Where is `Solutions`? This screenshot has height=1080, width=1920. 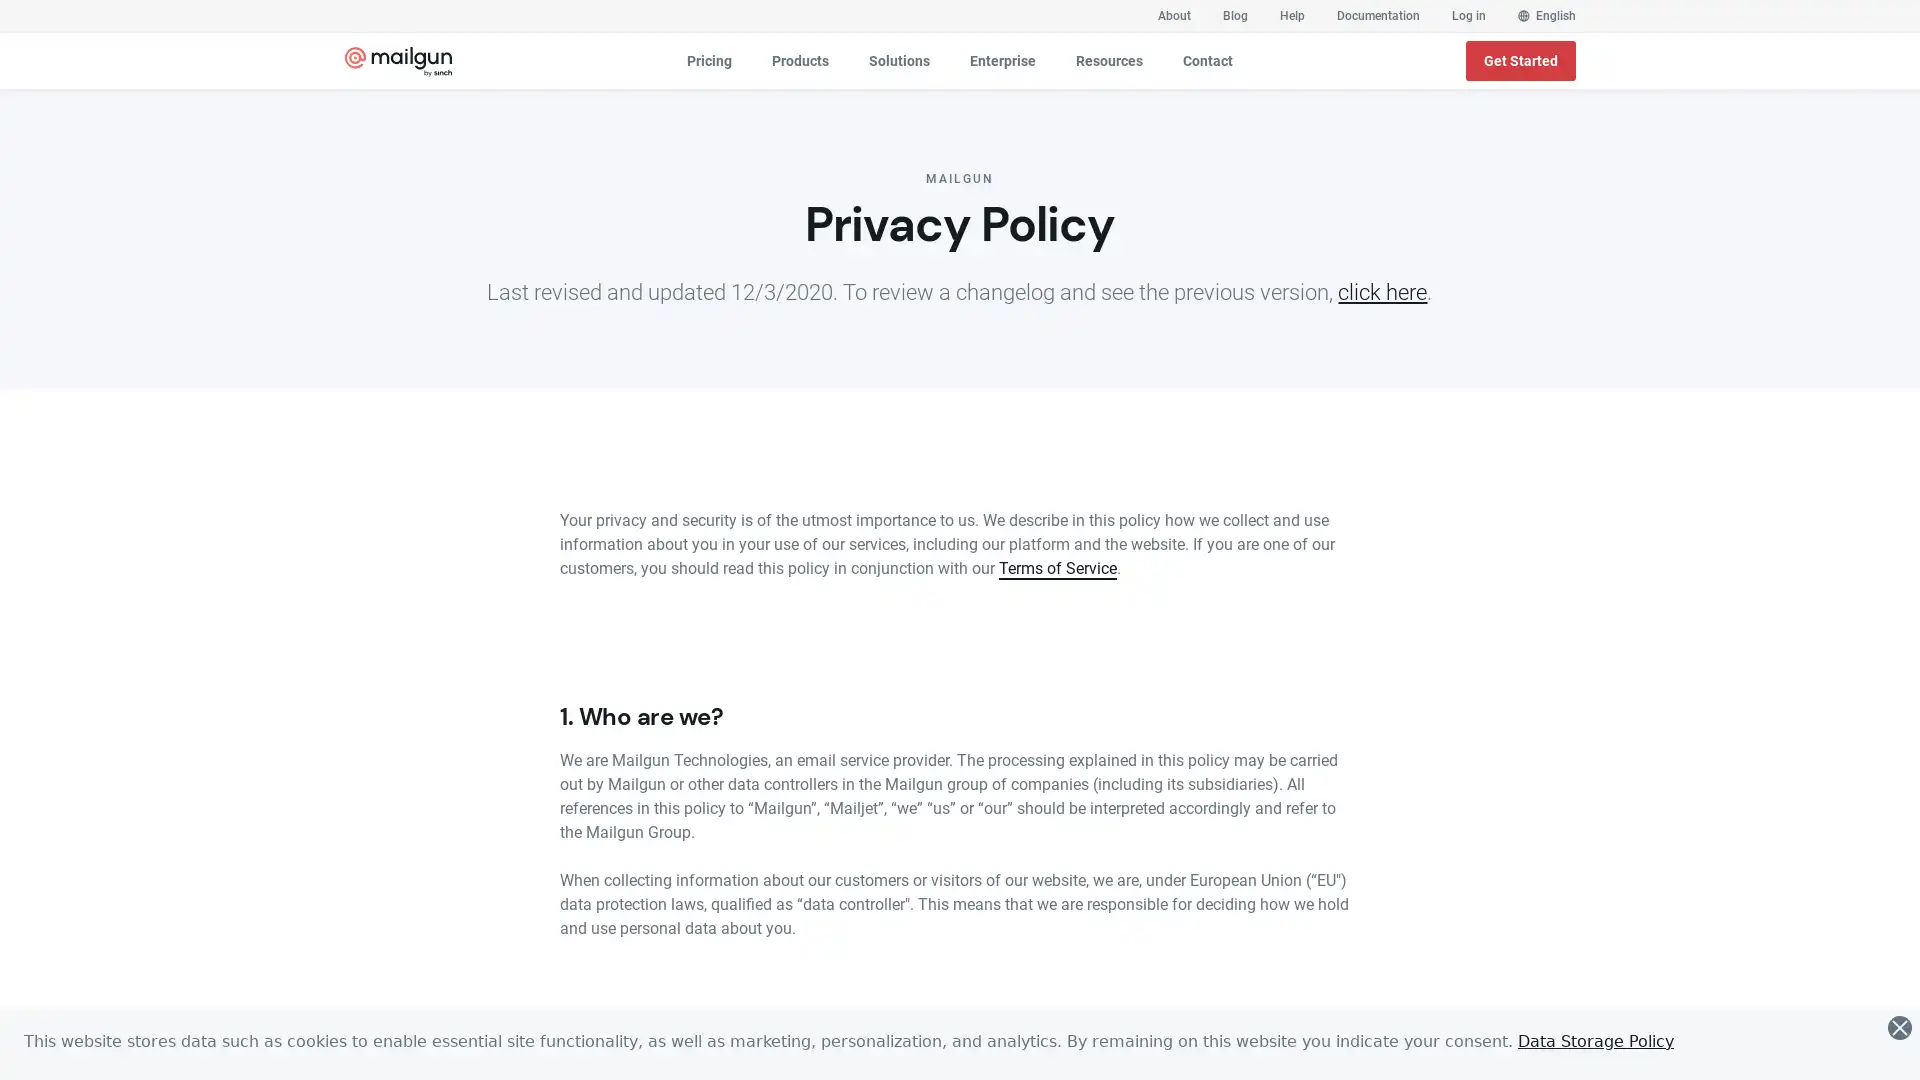
Solutions is located at coordinates (897, 60).